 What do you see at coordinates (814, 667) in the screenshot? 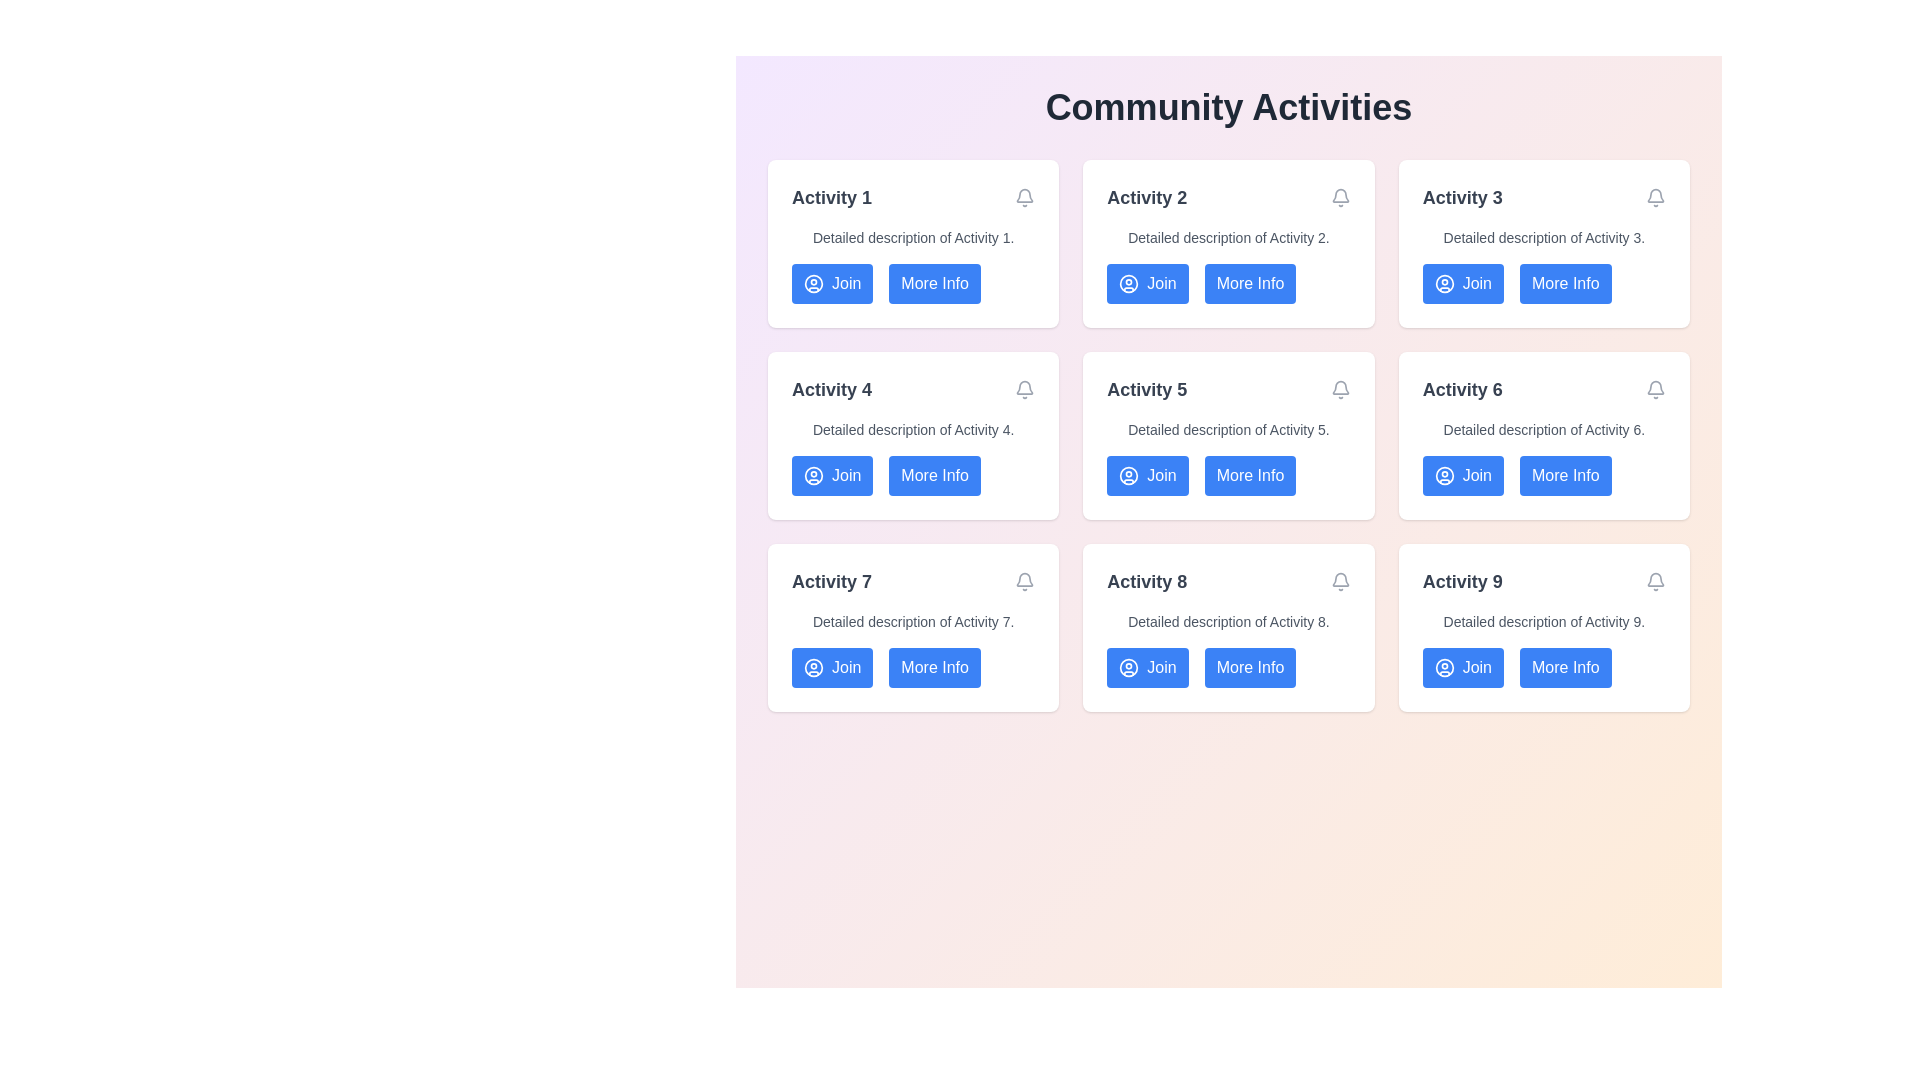
I see `the 'Join' button associated with the circular user icon for 'Activity 7' in the 'Community Activities' section` at bounding box center [814, 667].